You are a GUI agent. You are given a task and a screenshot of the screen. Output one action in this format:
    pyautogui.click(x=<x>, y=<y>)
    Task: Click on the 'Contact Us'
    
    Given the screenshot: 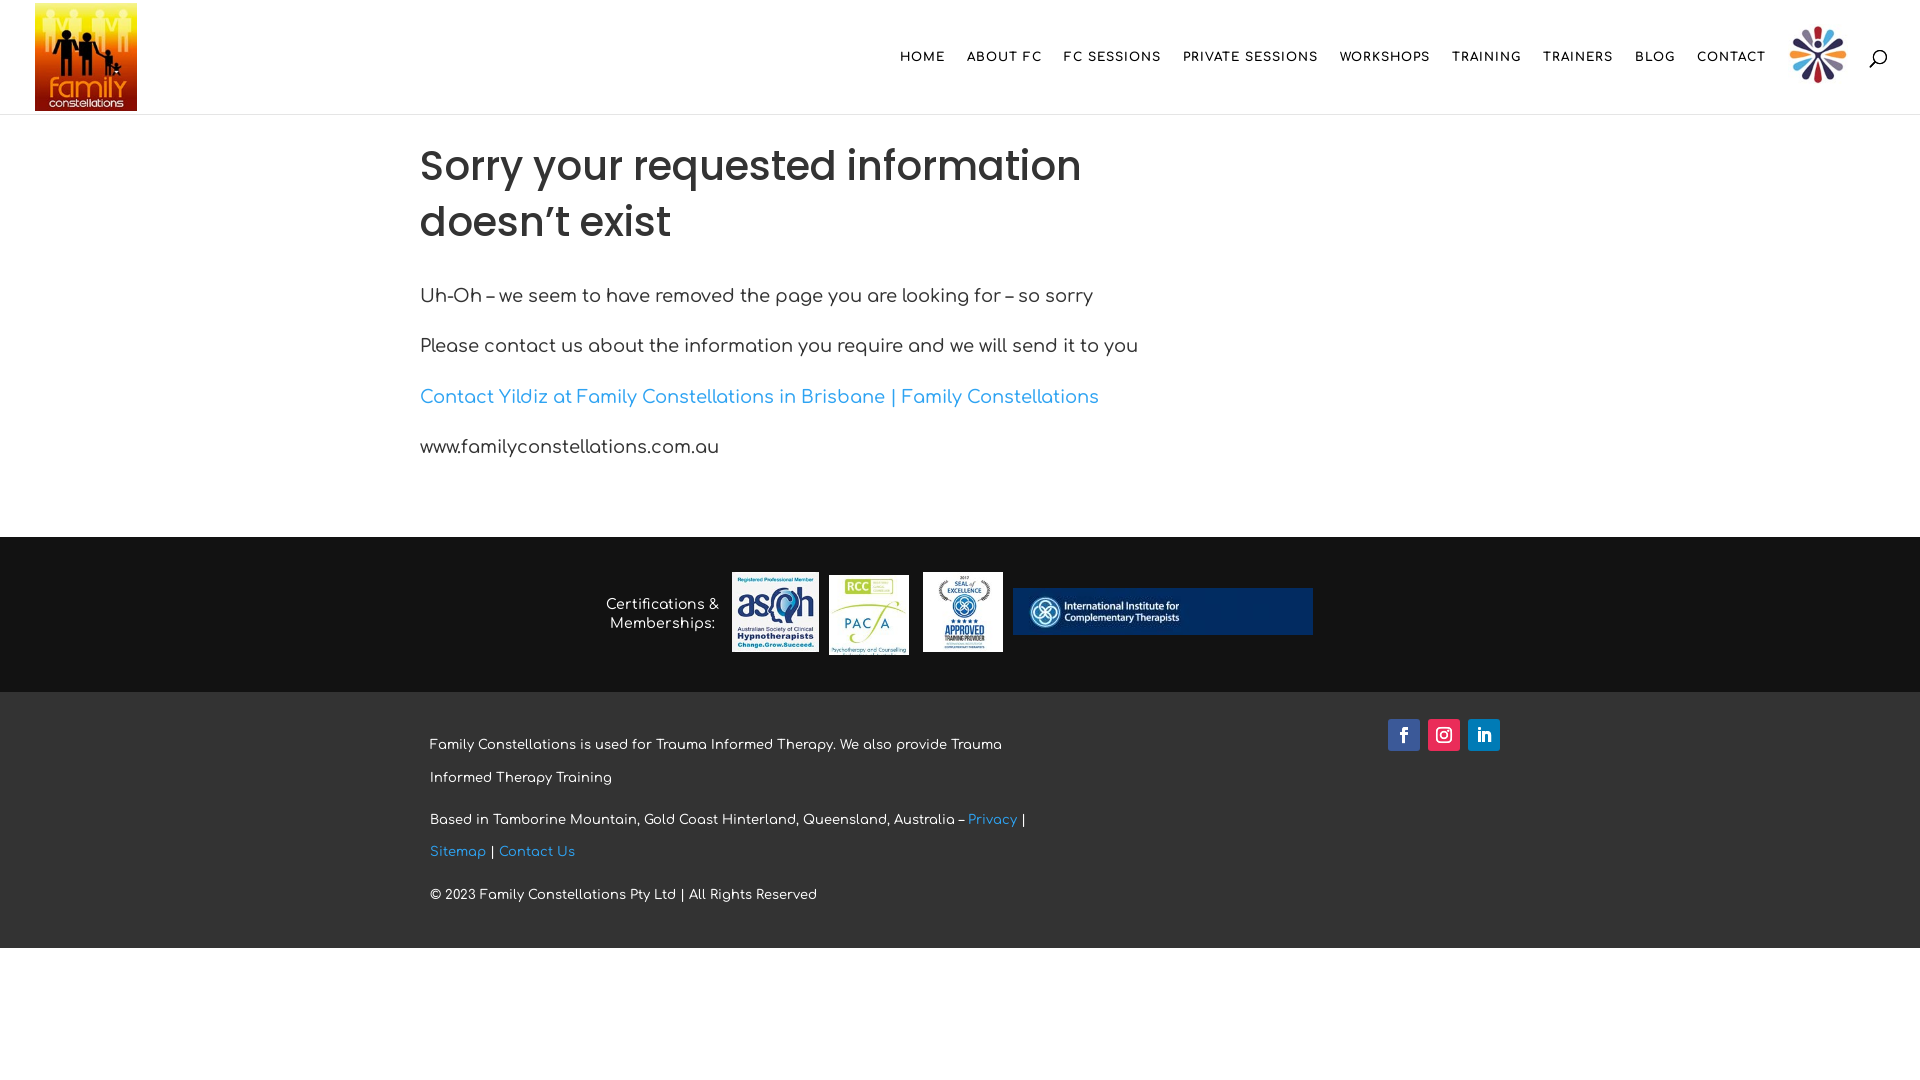 What is the action you would take?
    pyautogui.click(x=537, y=852)
    